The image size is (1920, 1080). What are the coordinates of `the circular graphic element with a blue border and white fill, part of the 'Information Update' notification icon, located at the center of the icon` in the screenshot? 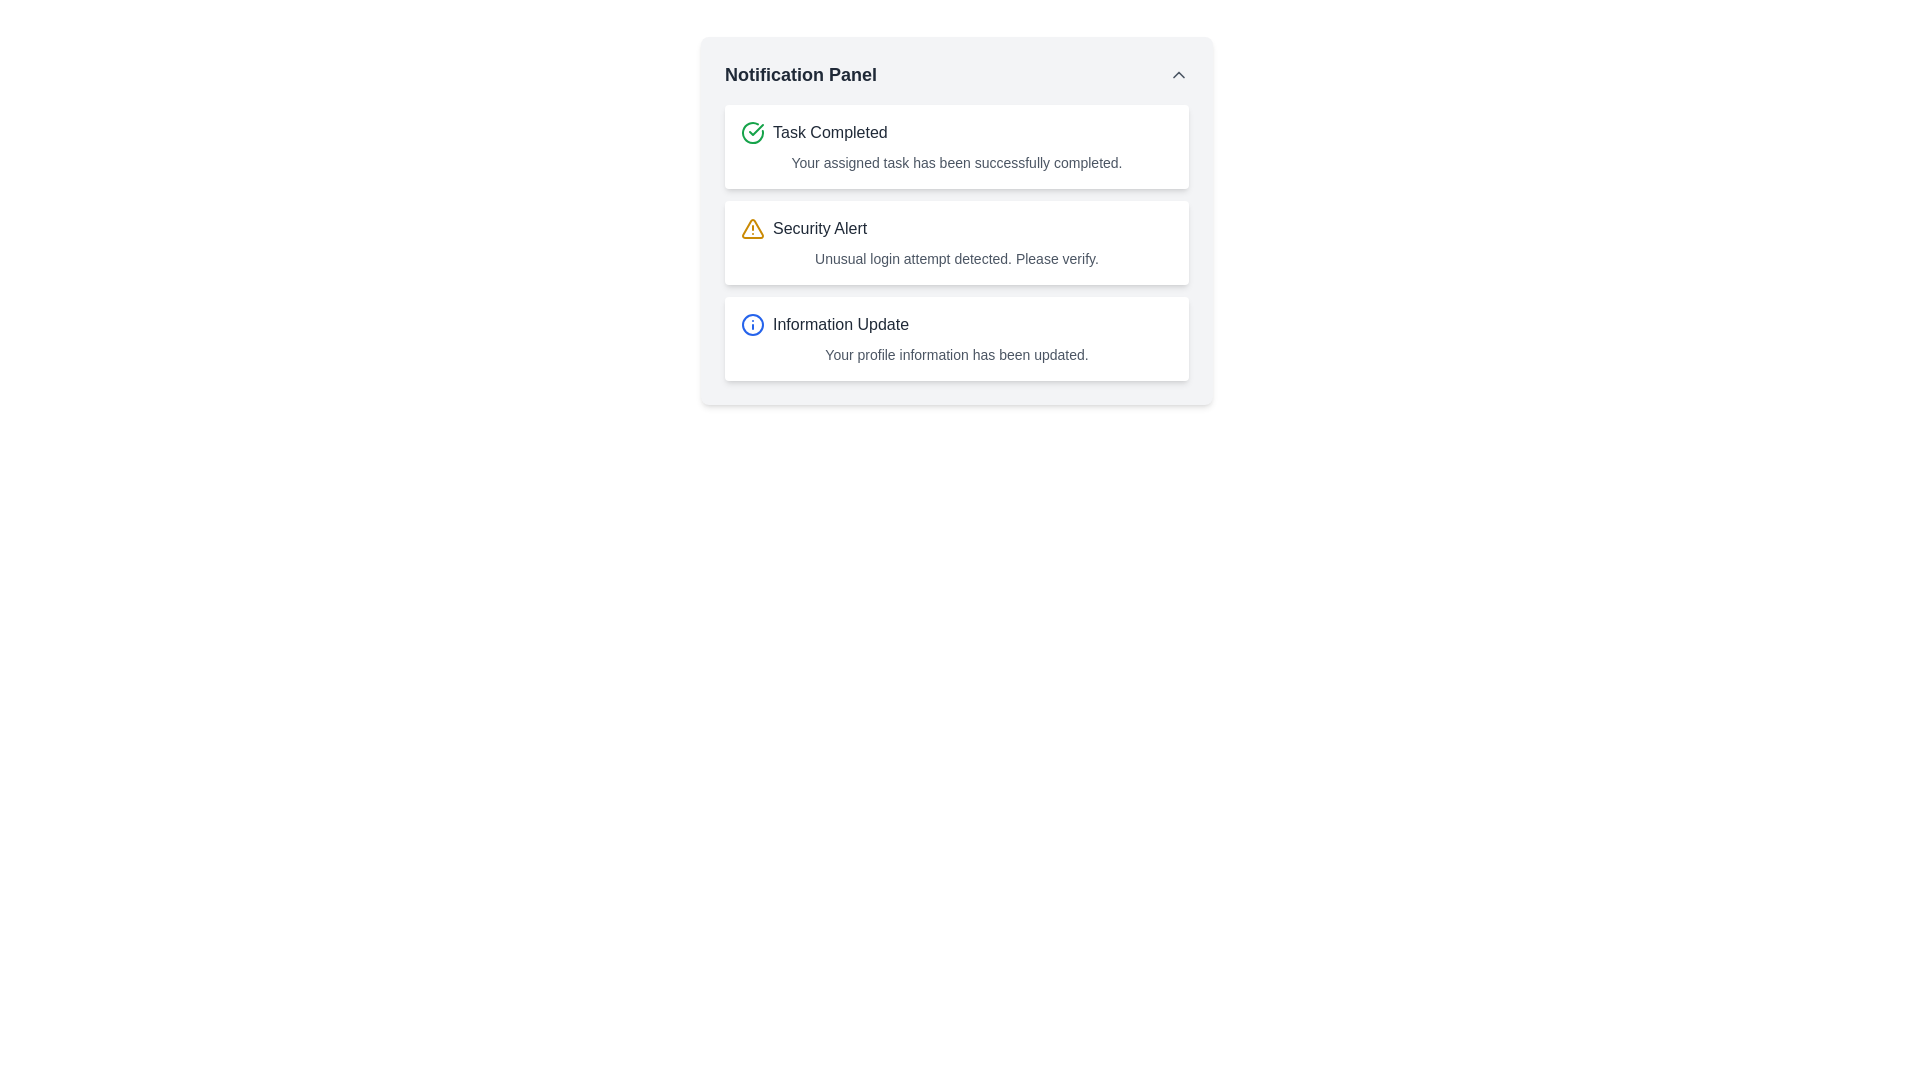 It's located at (752, 323).